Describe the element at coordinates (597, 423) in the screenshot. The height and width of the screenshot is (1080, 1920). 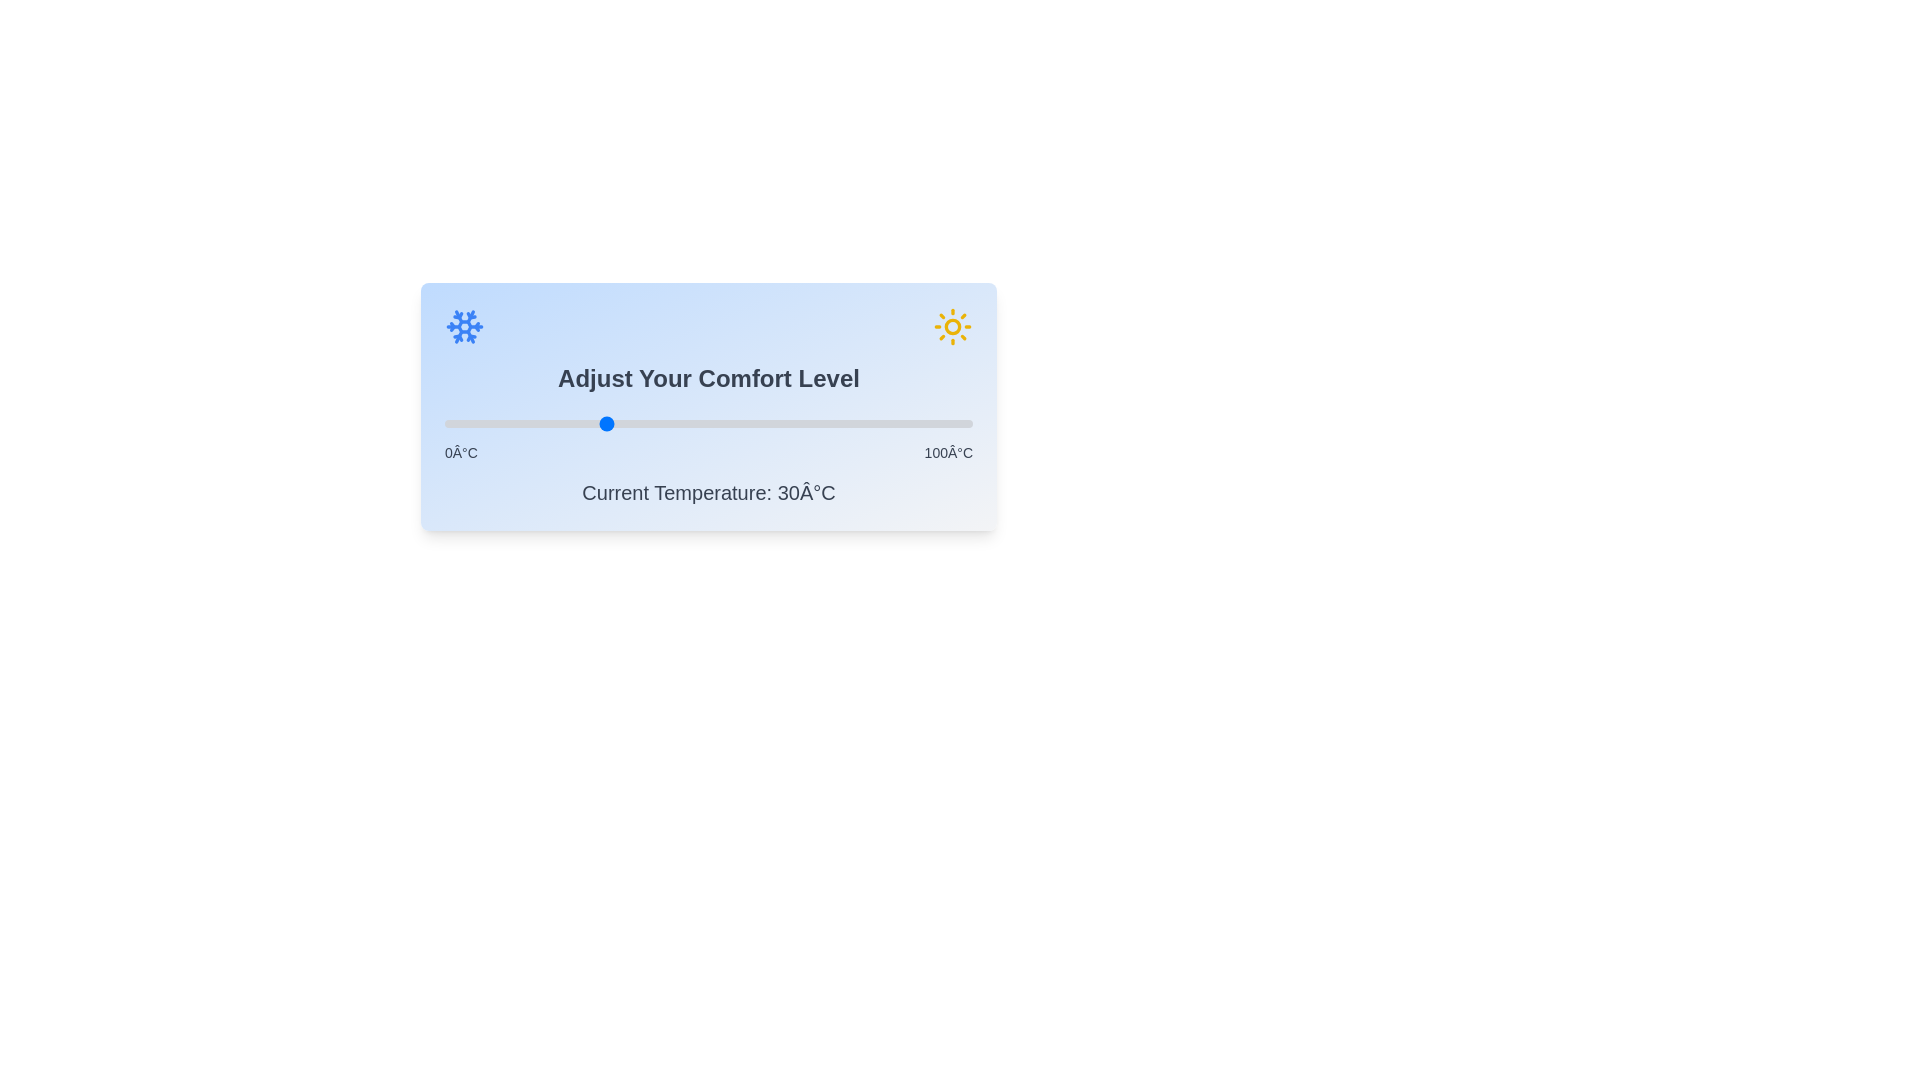
I see `the slider to set the temperature to 29°C` at that location.